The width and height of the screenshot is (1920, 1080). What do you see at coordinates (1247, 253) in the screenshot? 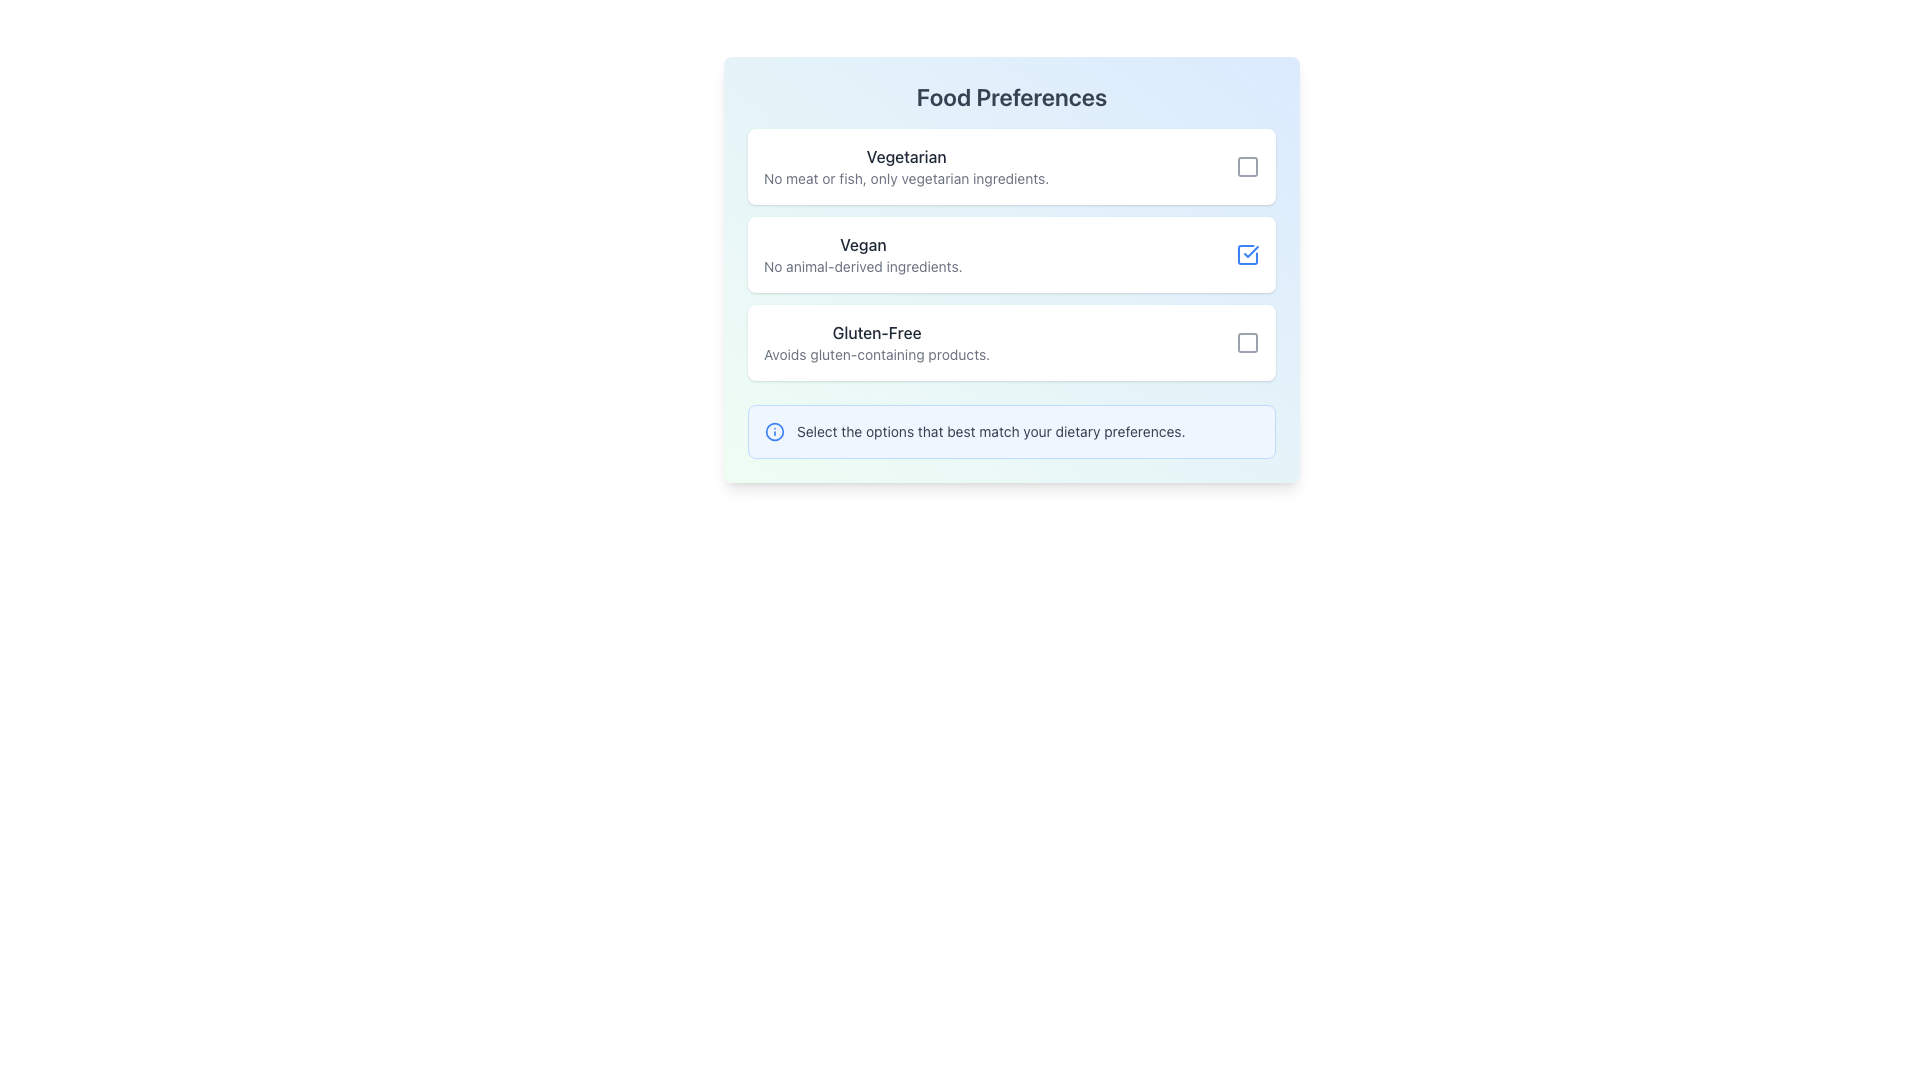
I see `the checkbox indicating the Vegan preference` at bounding box center [1247, 253].